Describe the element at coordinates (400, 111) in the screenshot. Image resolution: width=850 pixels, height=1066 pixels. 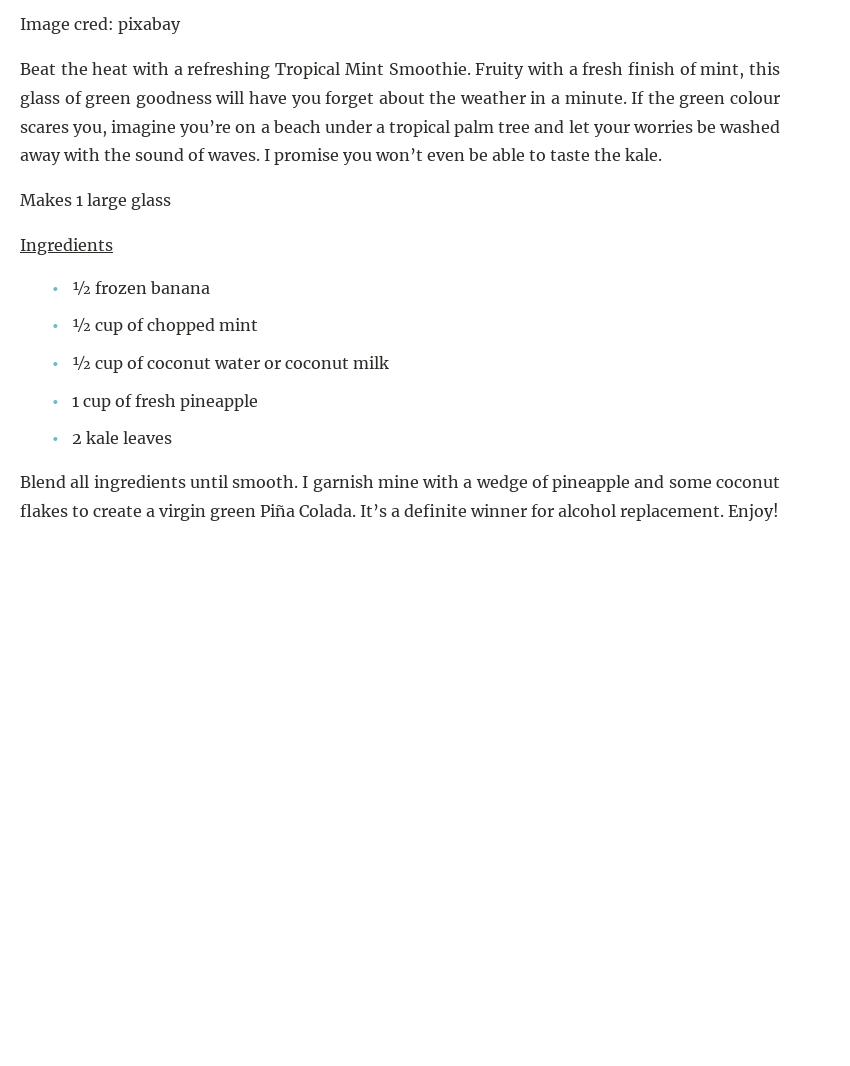
I see `'Beat the heat with a refreshing Tropical Mint Smoothie. Fruity with a fresh finish of mint, this glass of green goodness will have you forget about the weather in a minute. If the green colour scares you, imagine you’re on a beach under a tropical palm tree and let your worries be washed away with the sound of waves. I promise you won’t even be able to taste the kale.'` at that location.